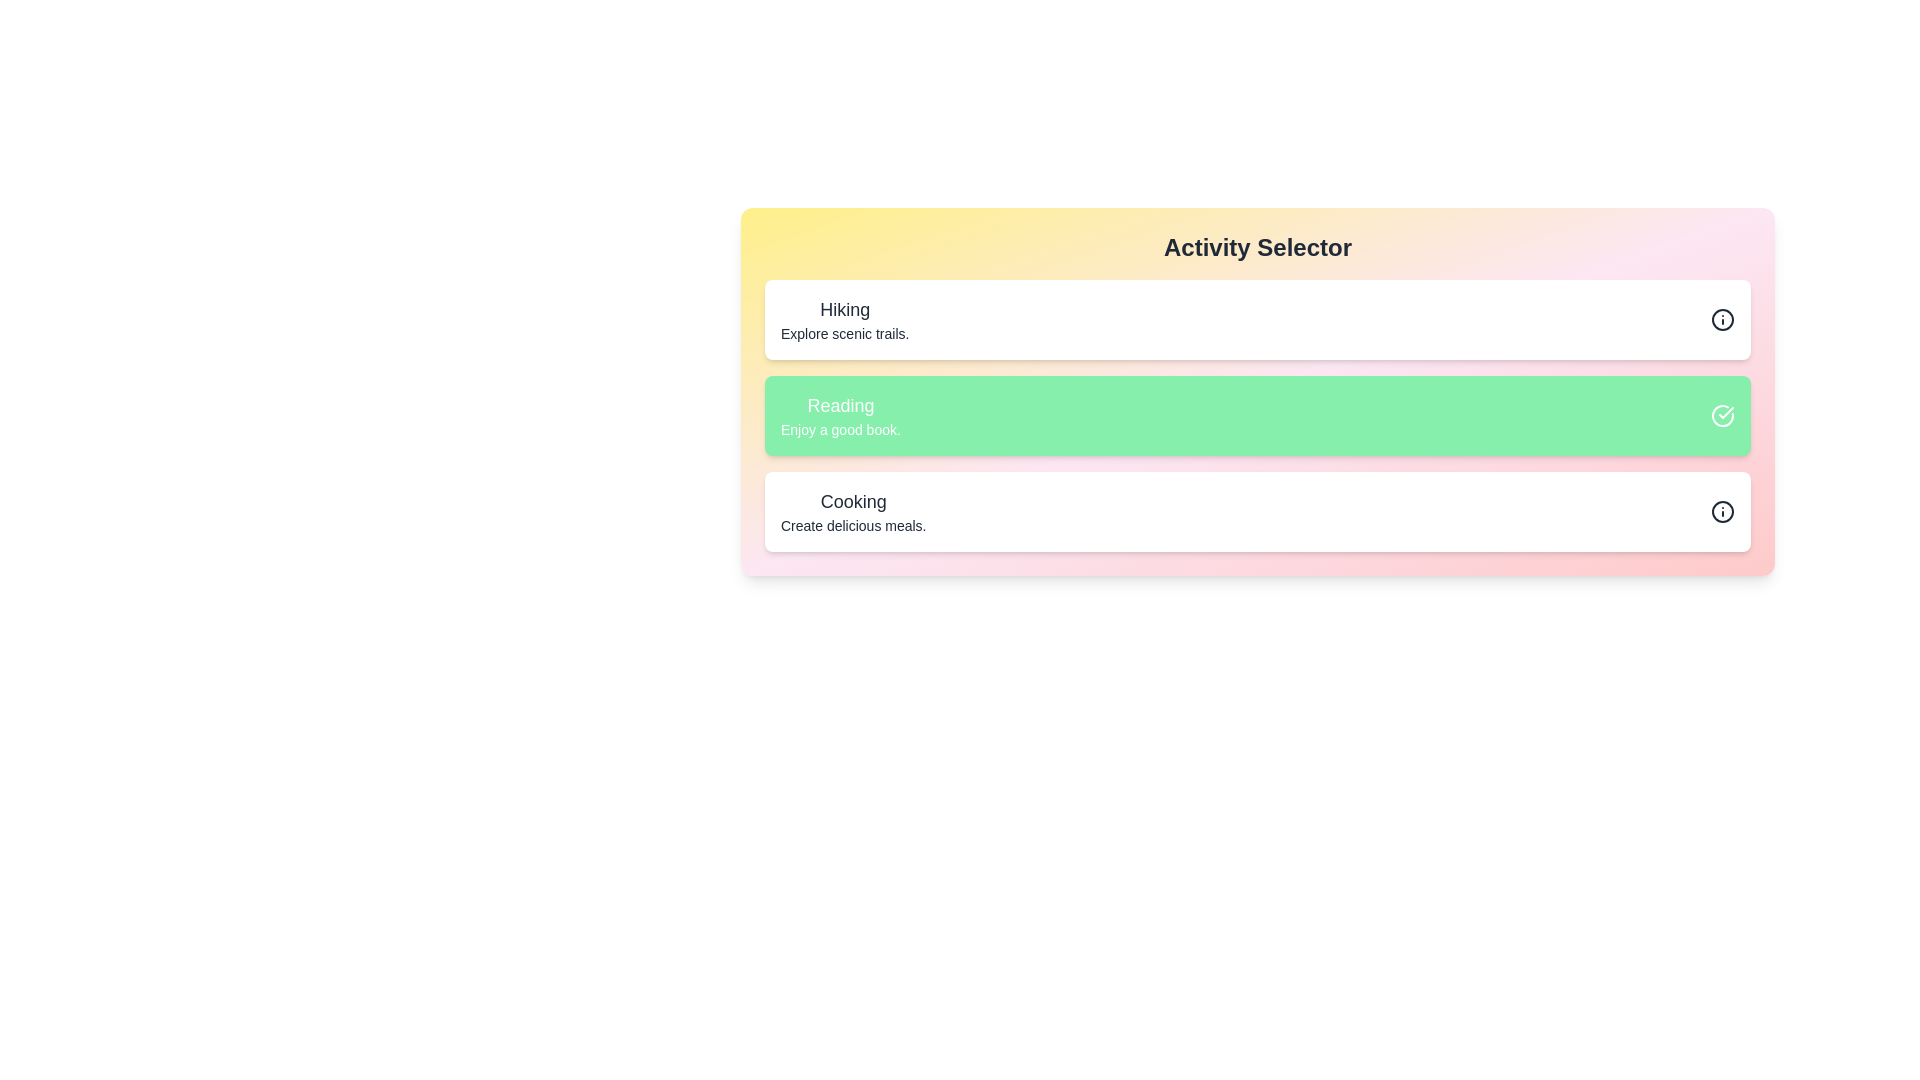 The width and height of the screenshot is (1920, 1080). I want to click on the activity 'Cooking' by clicking on its list item, so click(854, 511).